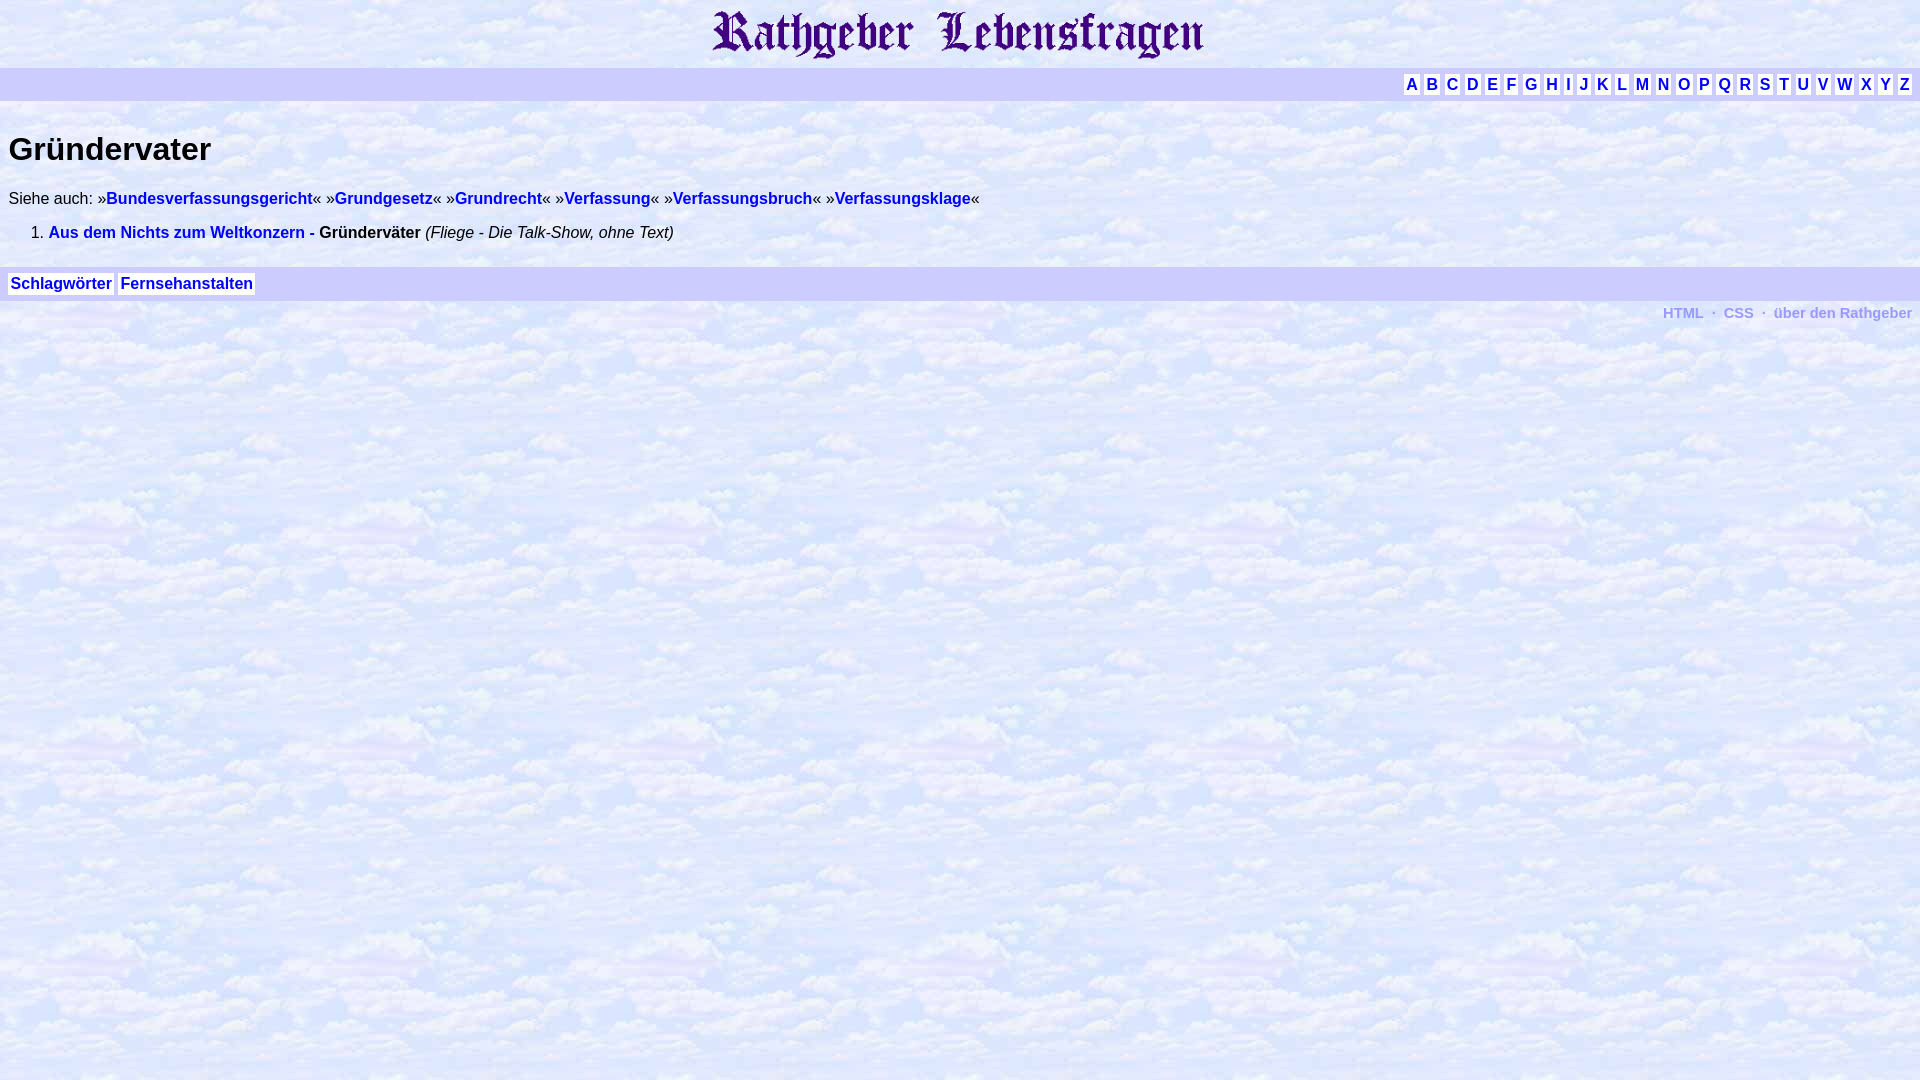 The width and height of the screenshot is (1920, 1080). I want to click on 'L', so click(1622, 83).